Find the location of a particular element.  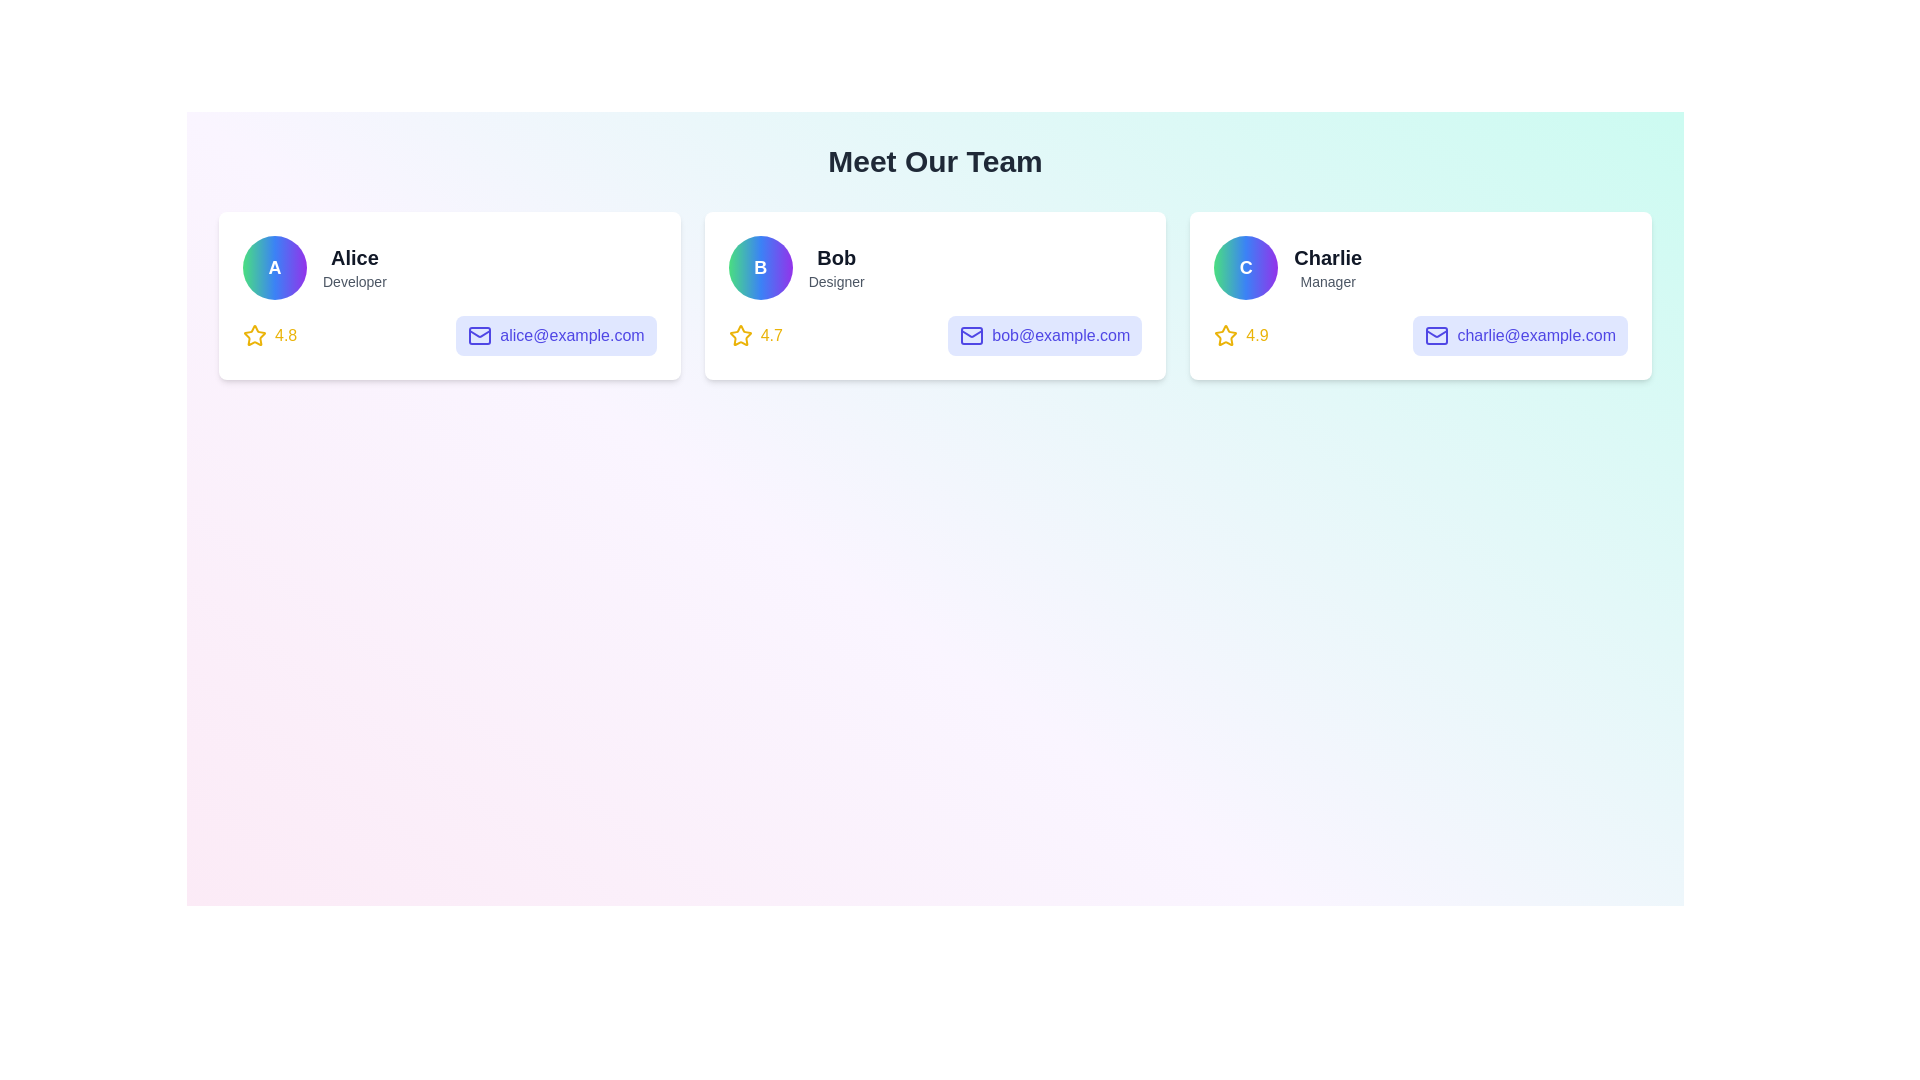

the clickable email link for 'Alice', a Developer, located in the first 'Meet Our Team' card is located at coordinates (556, 334).